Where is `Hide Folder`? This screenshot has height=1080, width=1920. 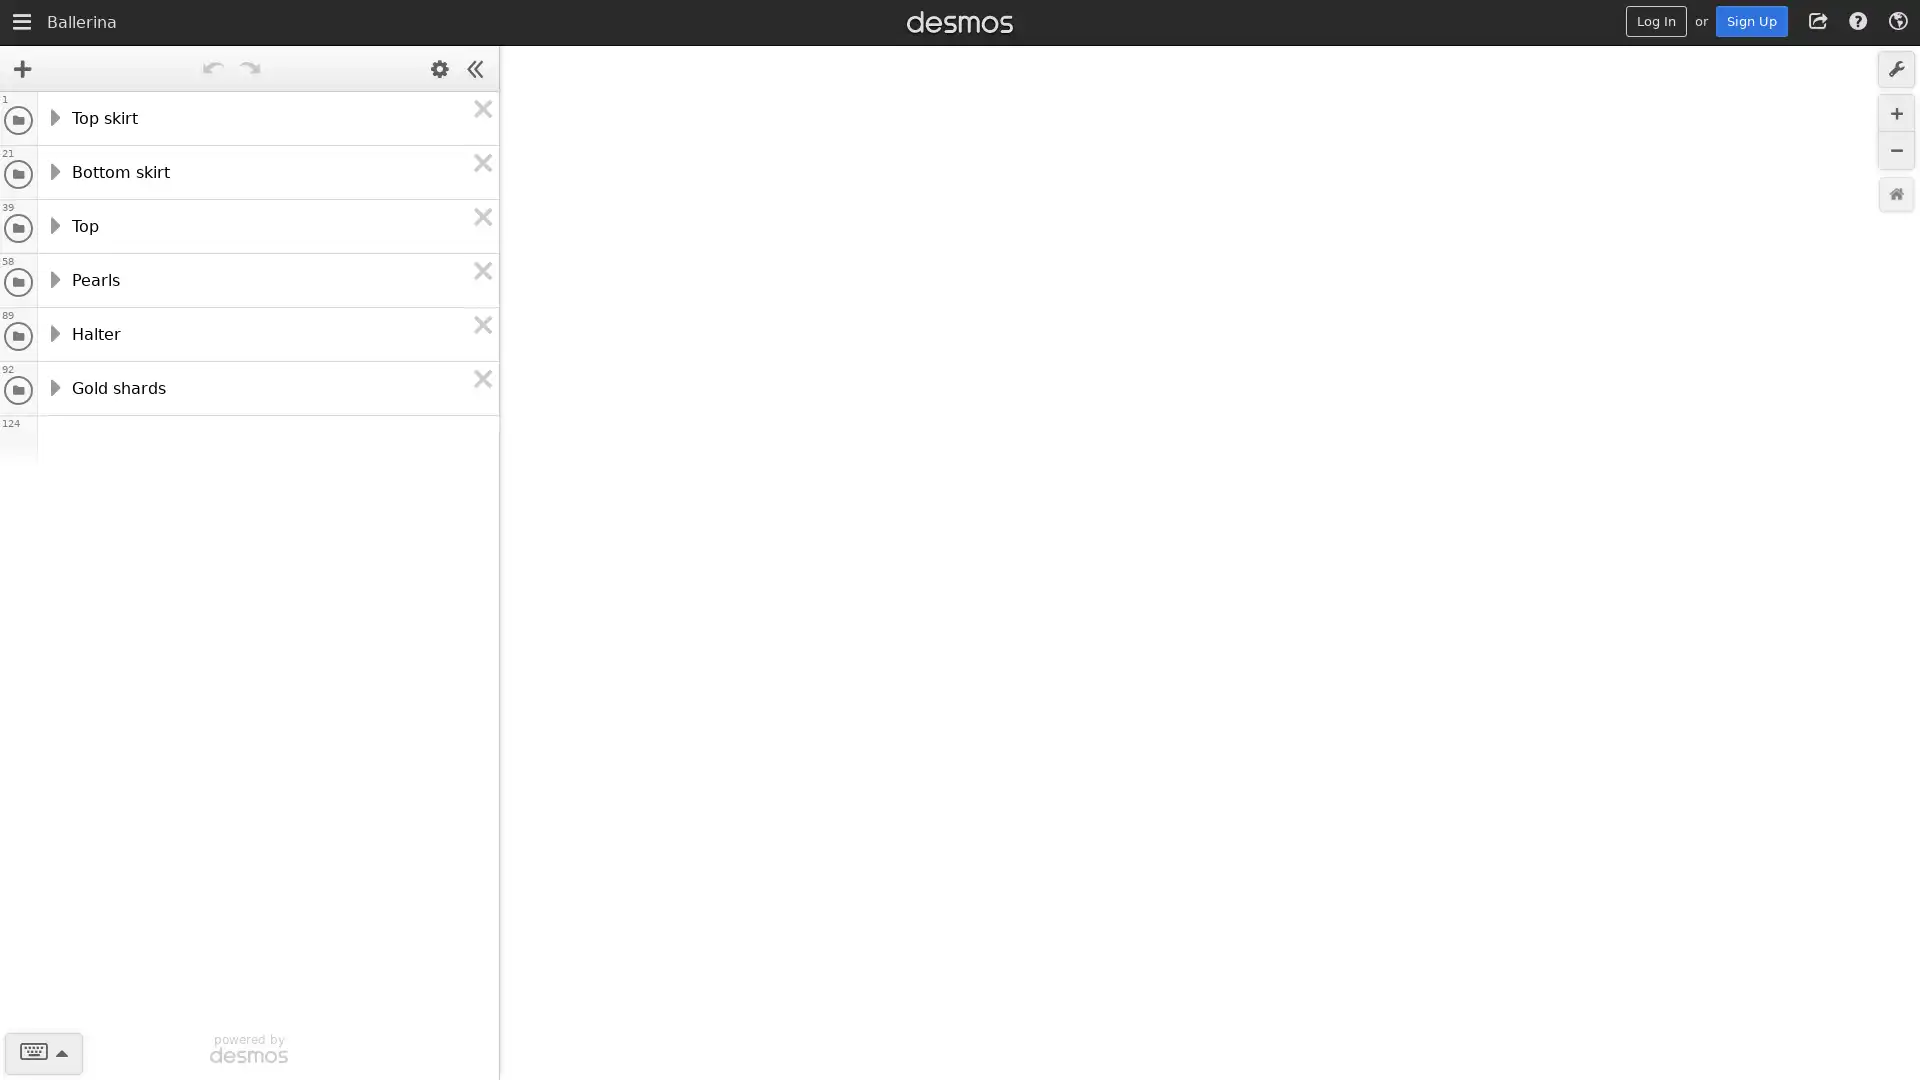
Hide Folder is located at coordinates (18, 389).